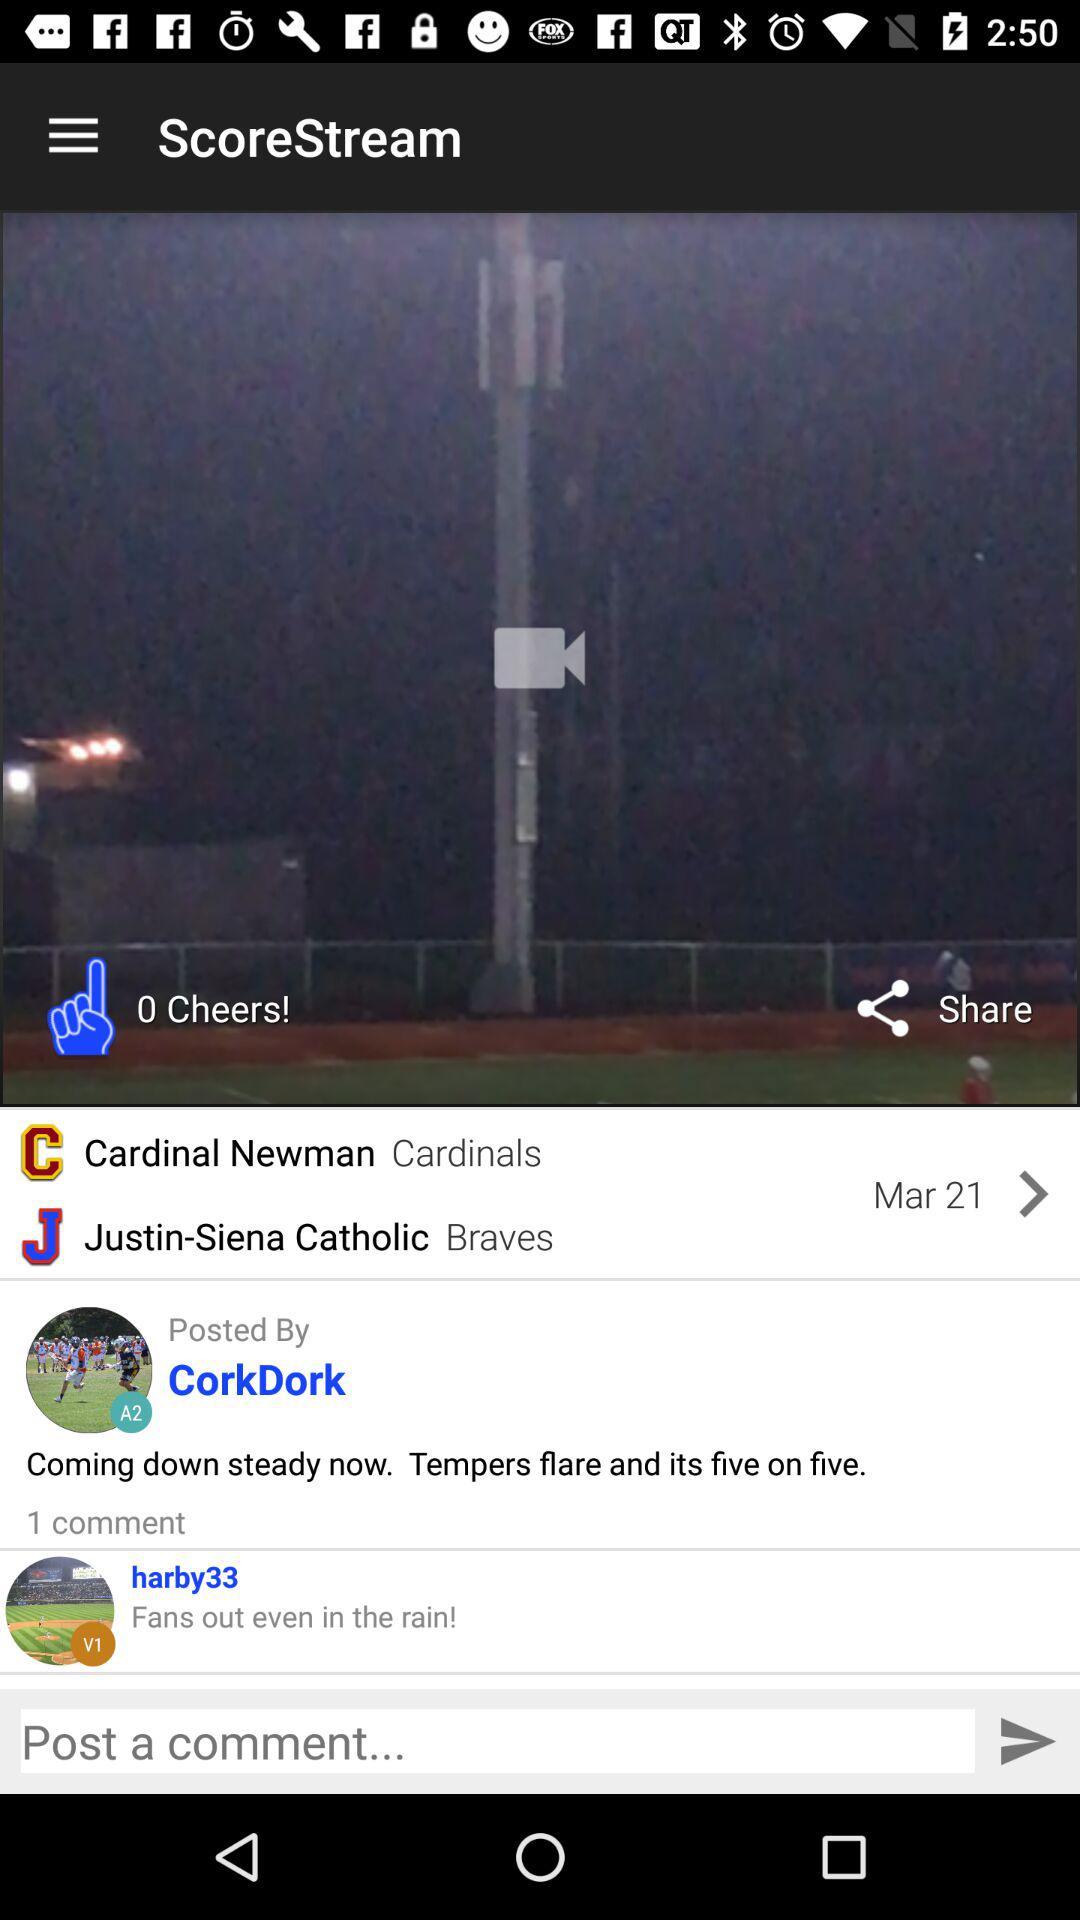  Describe the element at coordinates (92, 1643) in the screenshot. I see `the icon next to the fans out even` at that location.